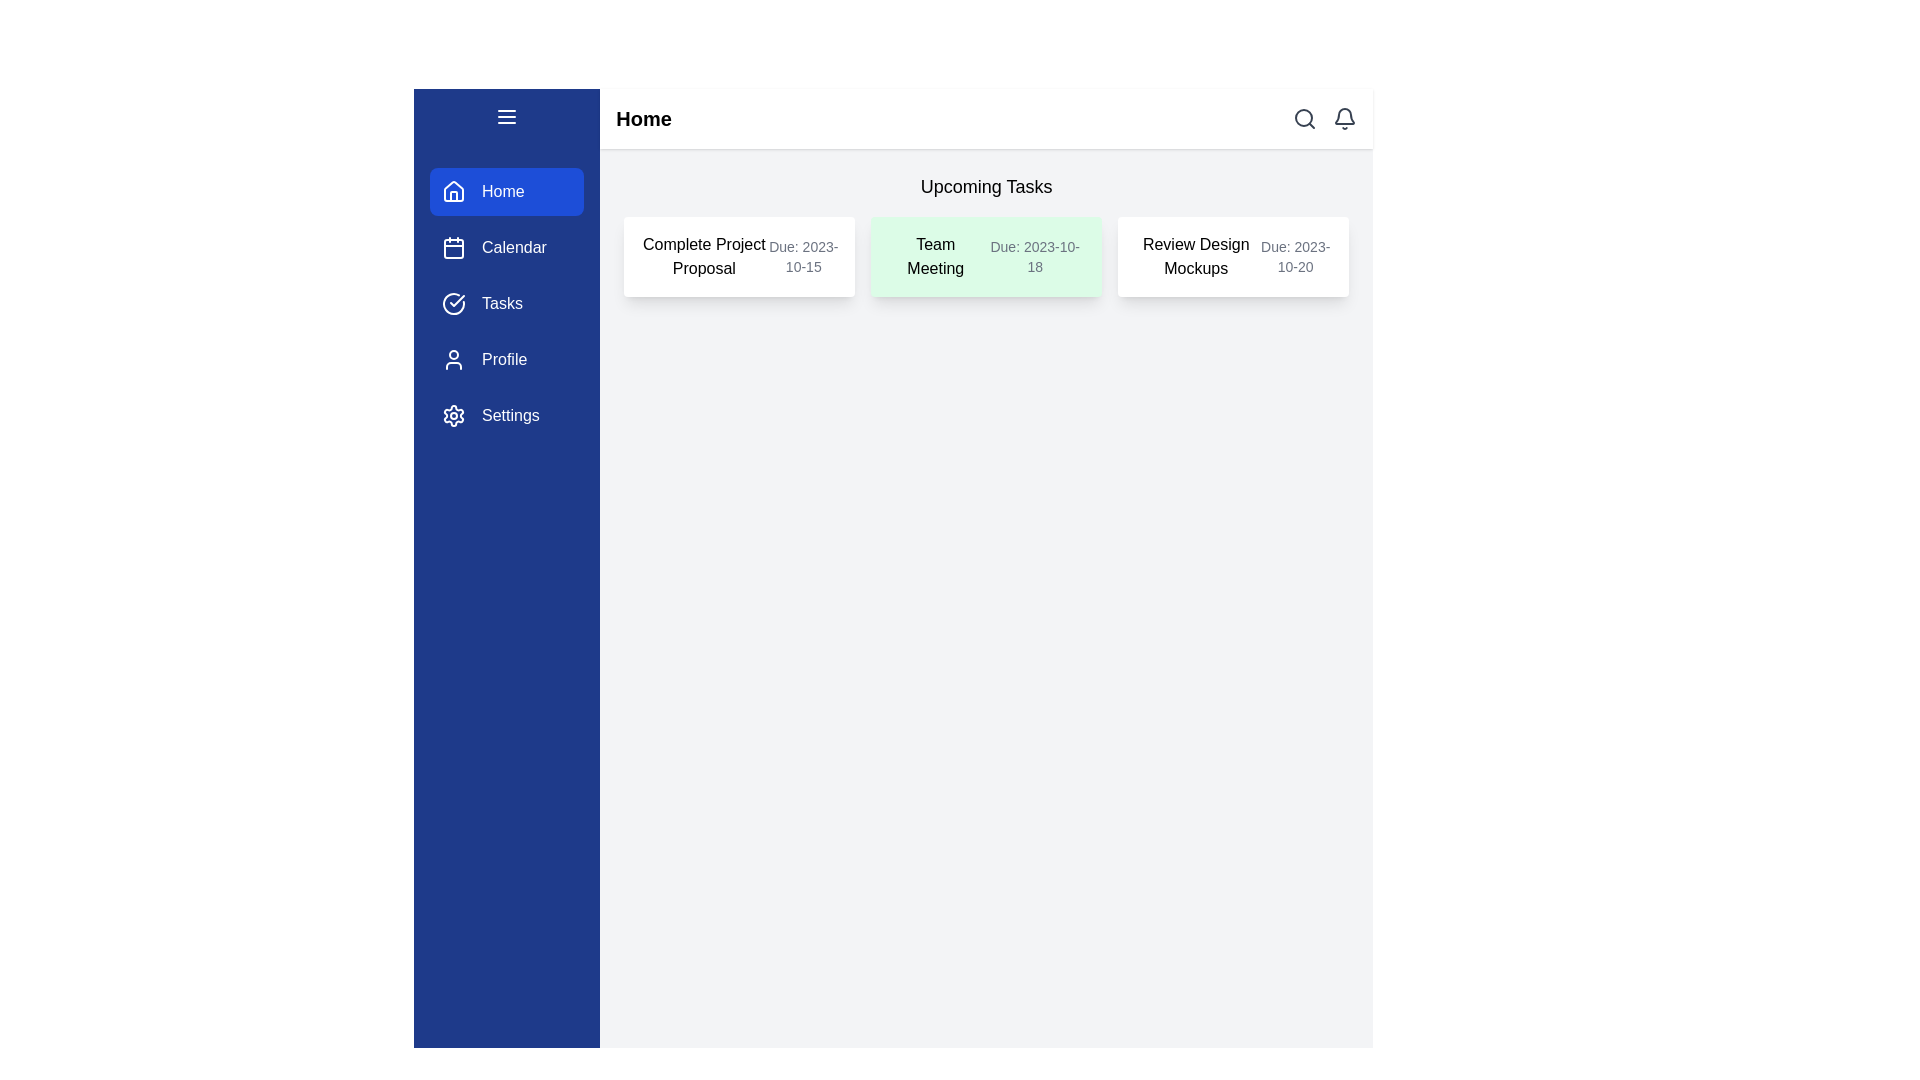  Describe the element at coordinates (502, 304) in the screenshot. I see `the 'Tasks' text label, which is white and part of a blue sidebar` at that location.